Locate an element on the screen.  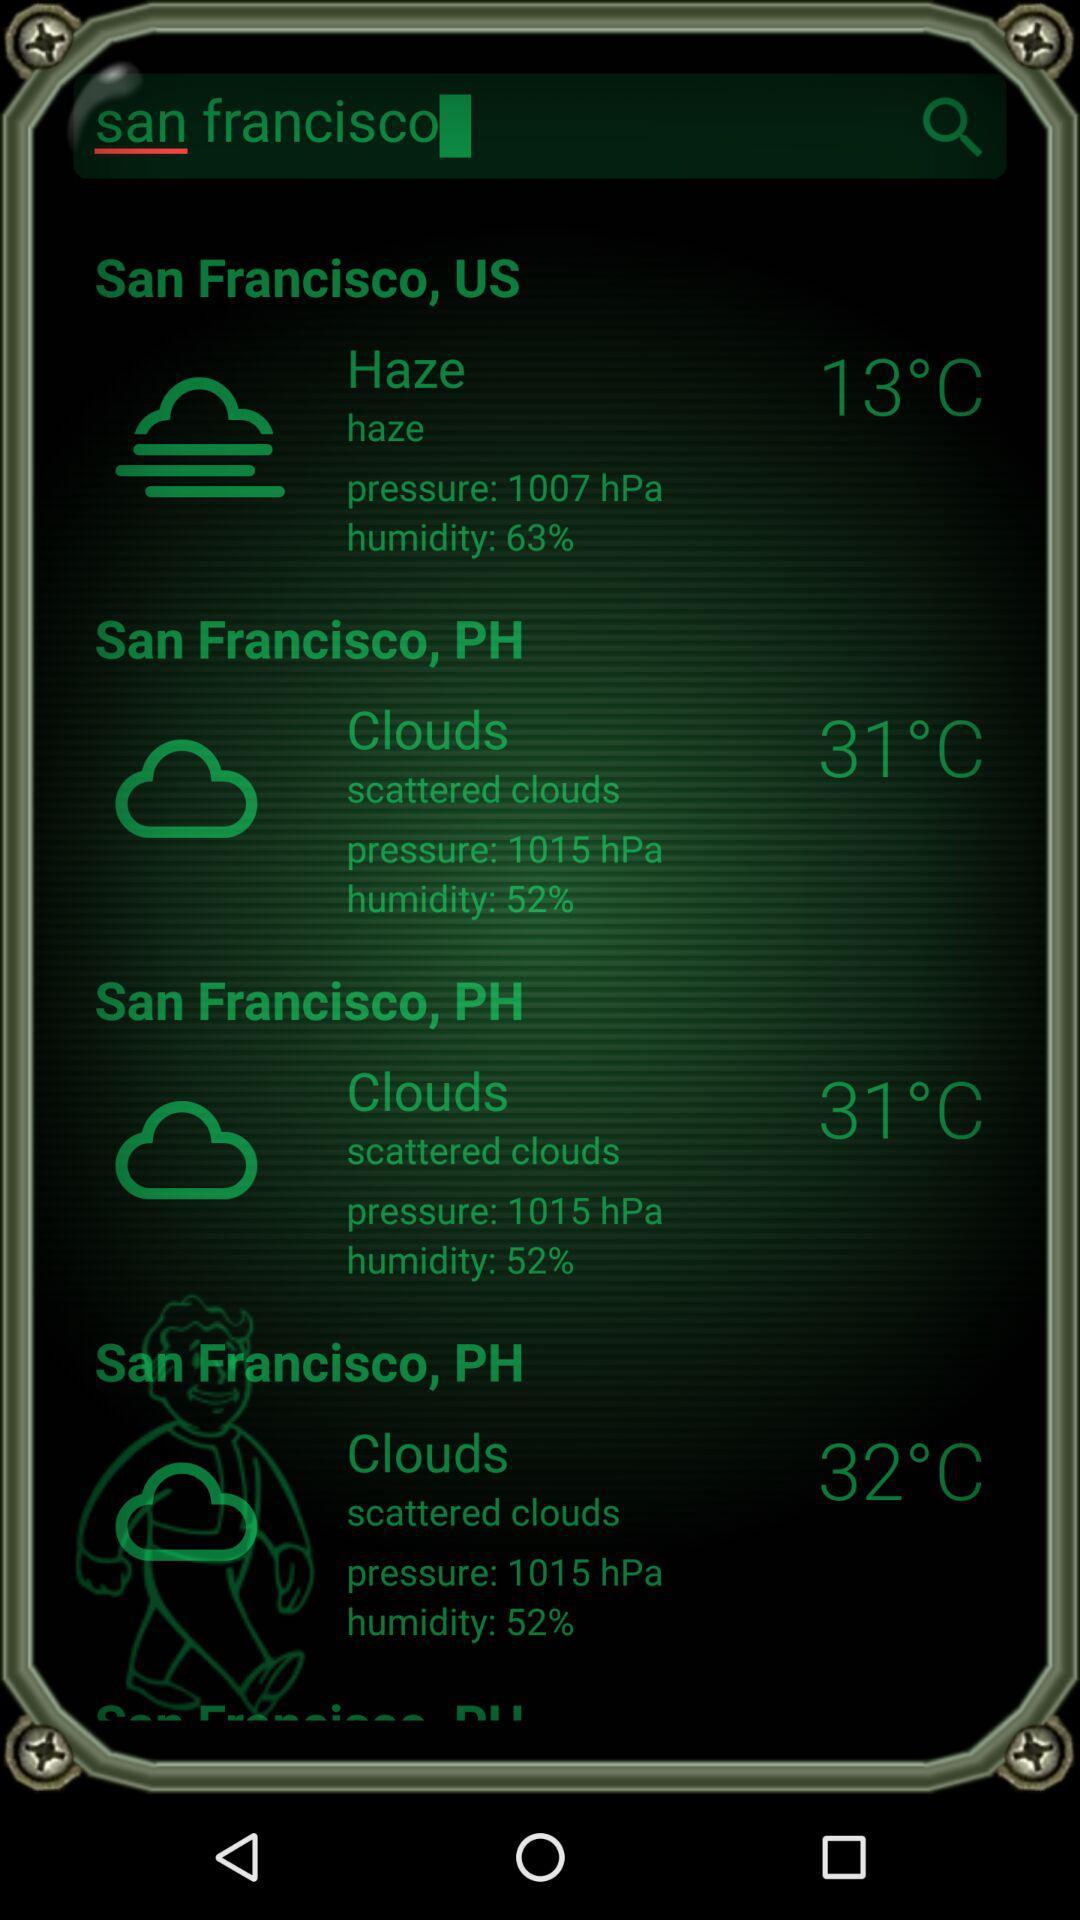
search botton is located at coordinates (952, 124).